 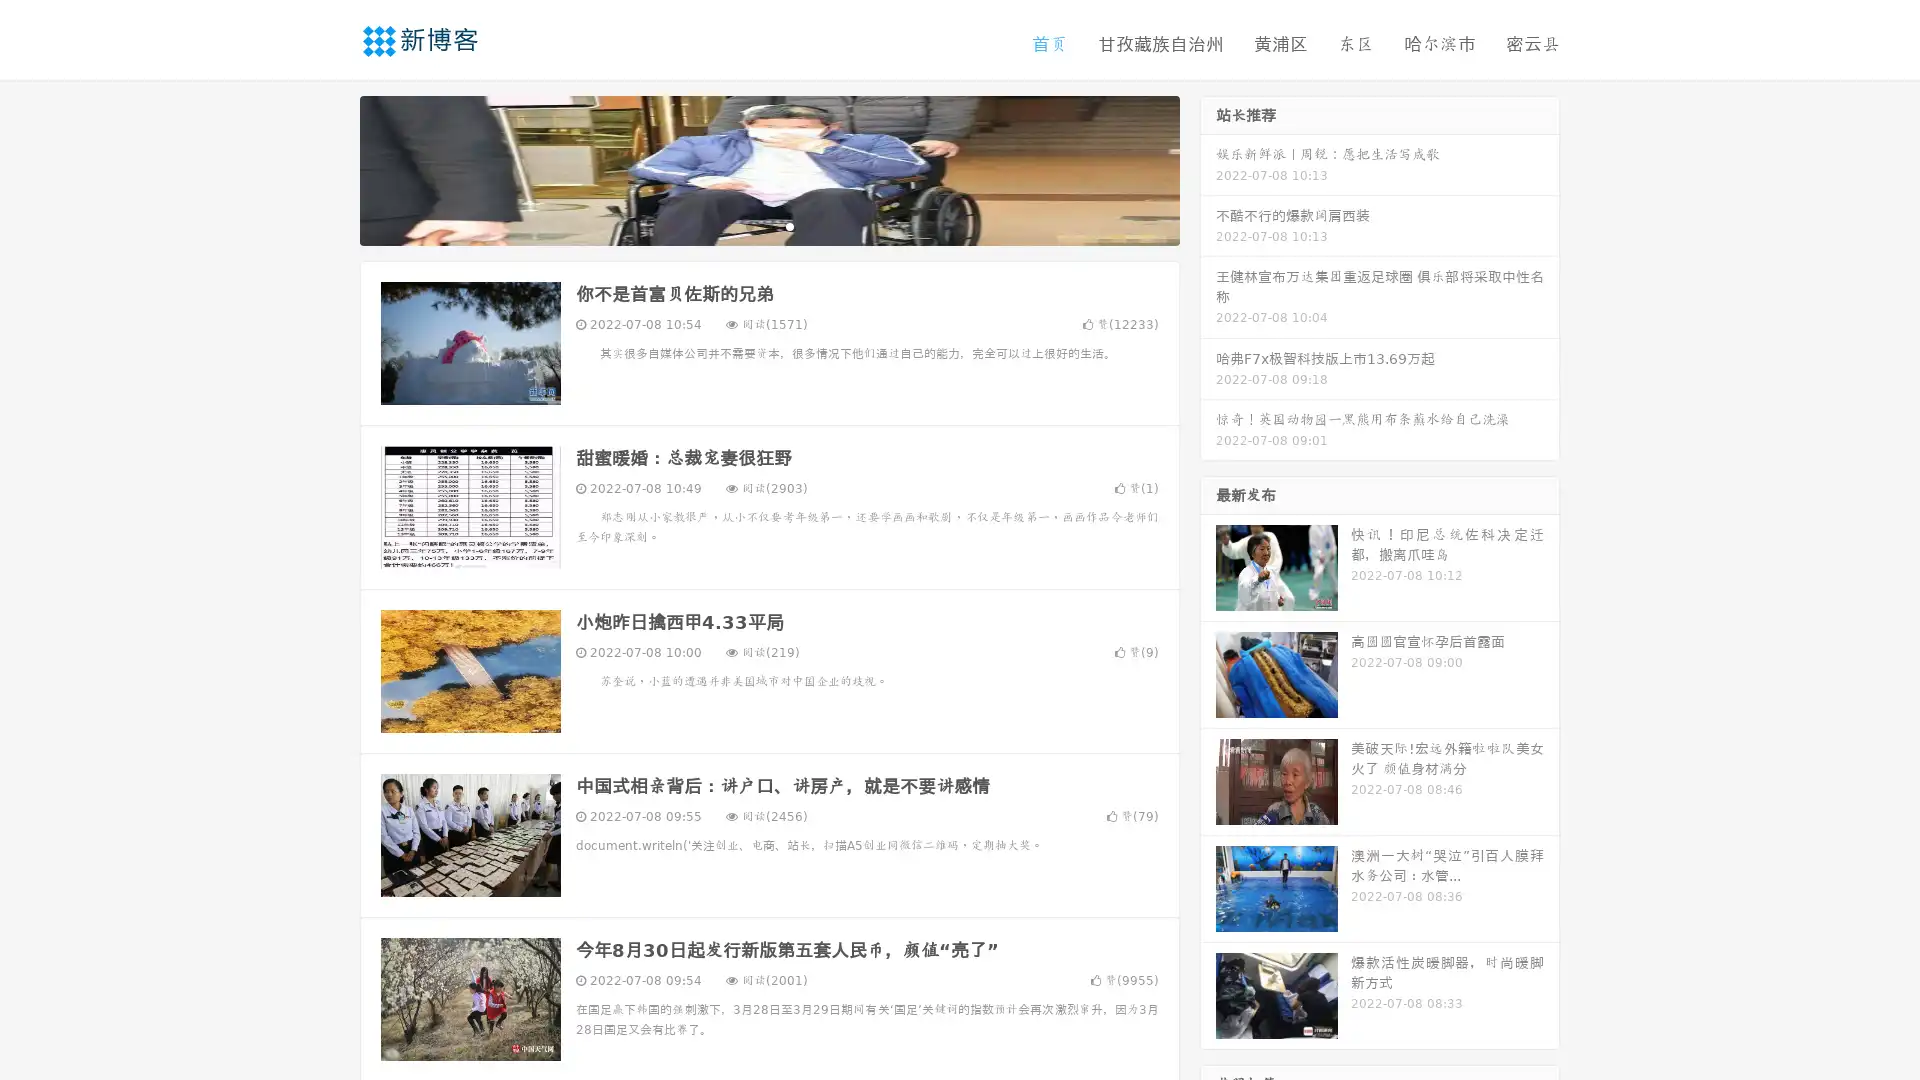 I want to click on Go to slide 2, so click(x=768, y=225).